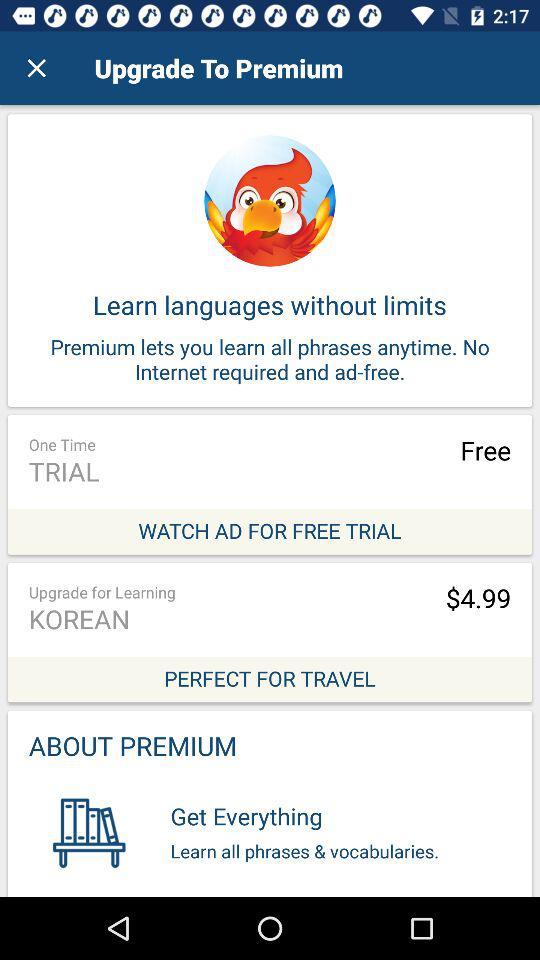 Image resolution: width=540 pixels, height=960 pixels. I want to click on the item at the top left corner, so click(36, 68).